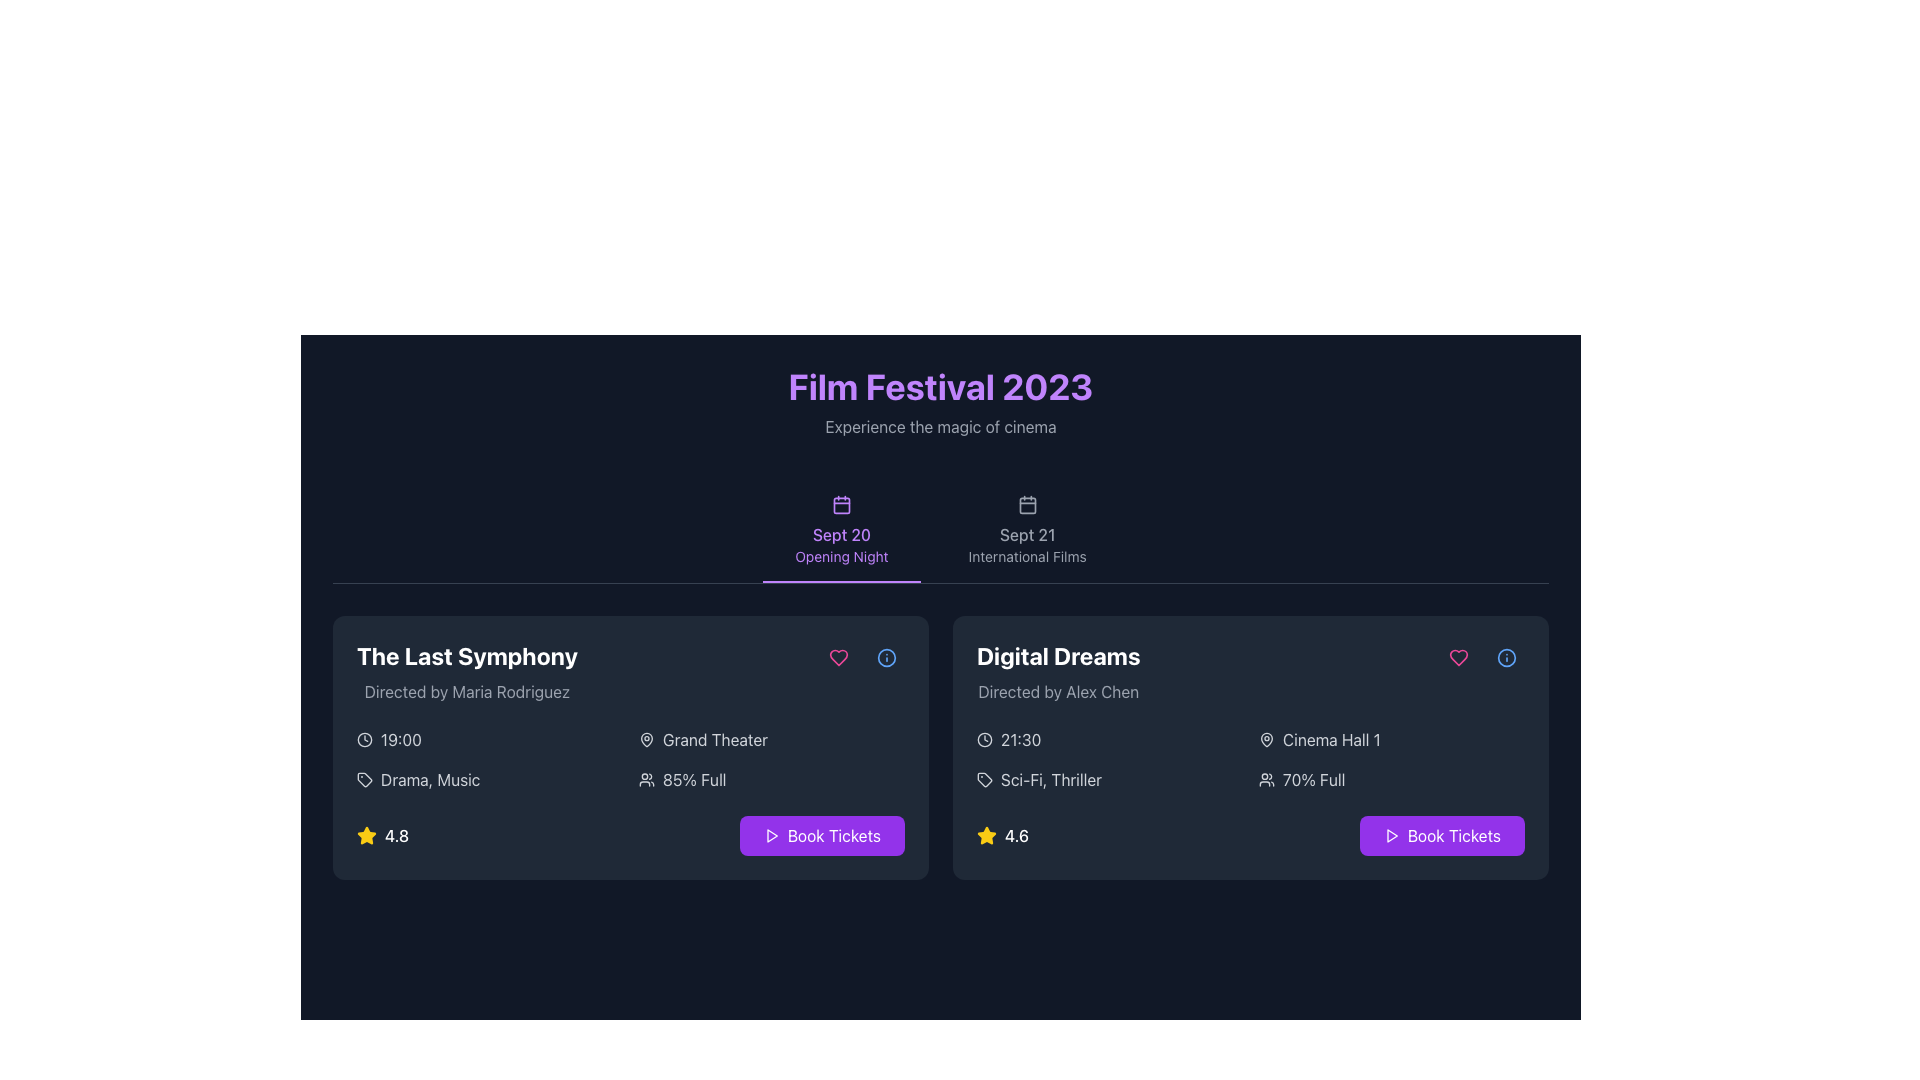  I want to click on the text label displaying 'Opening Night' in purple, which is located directly below the text 'Sept 20' in the Film Festival 2023 interface, so click(841, 556).